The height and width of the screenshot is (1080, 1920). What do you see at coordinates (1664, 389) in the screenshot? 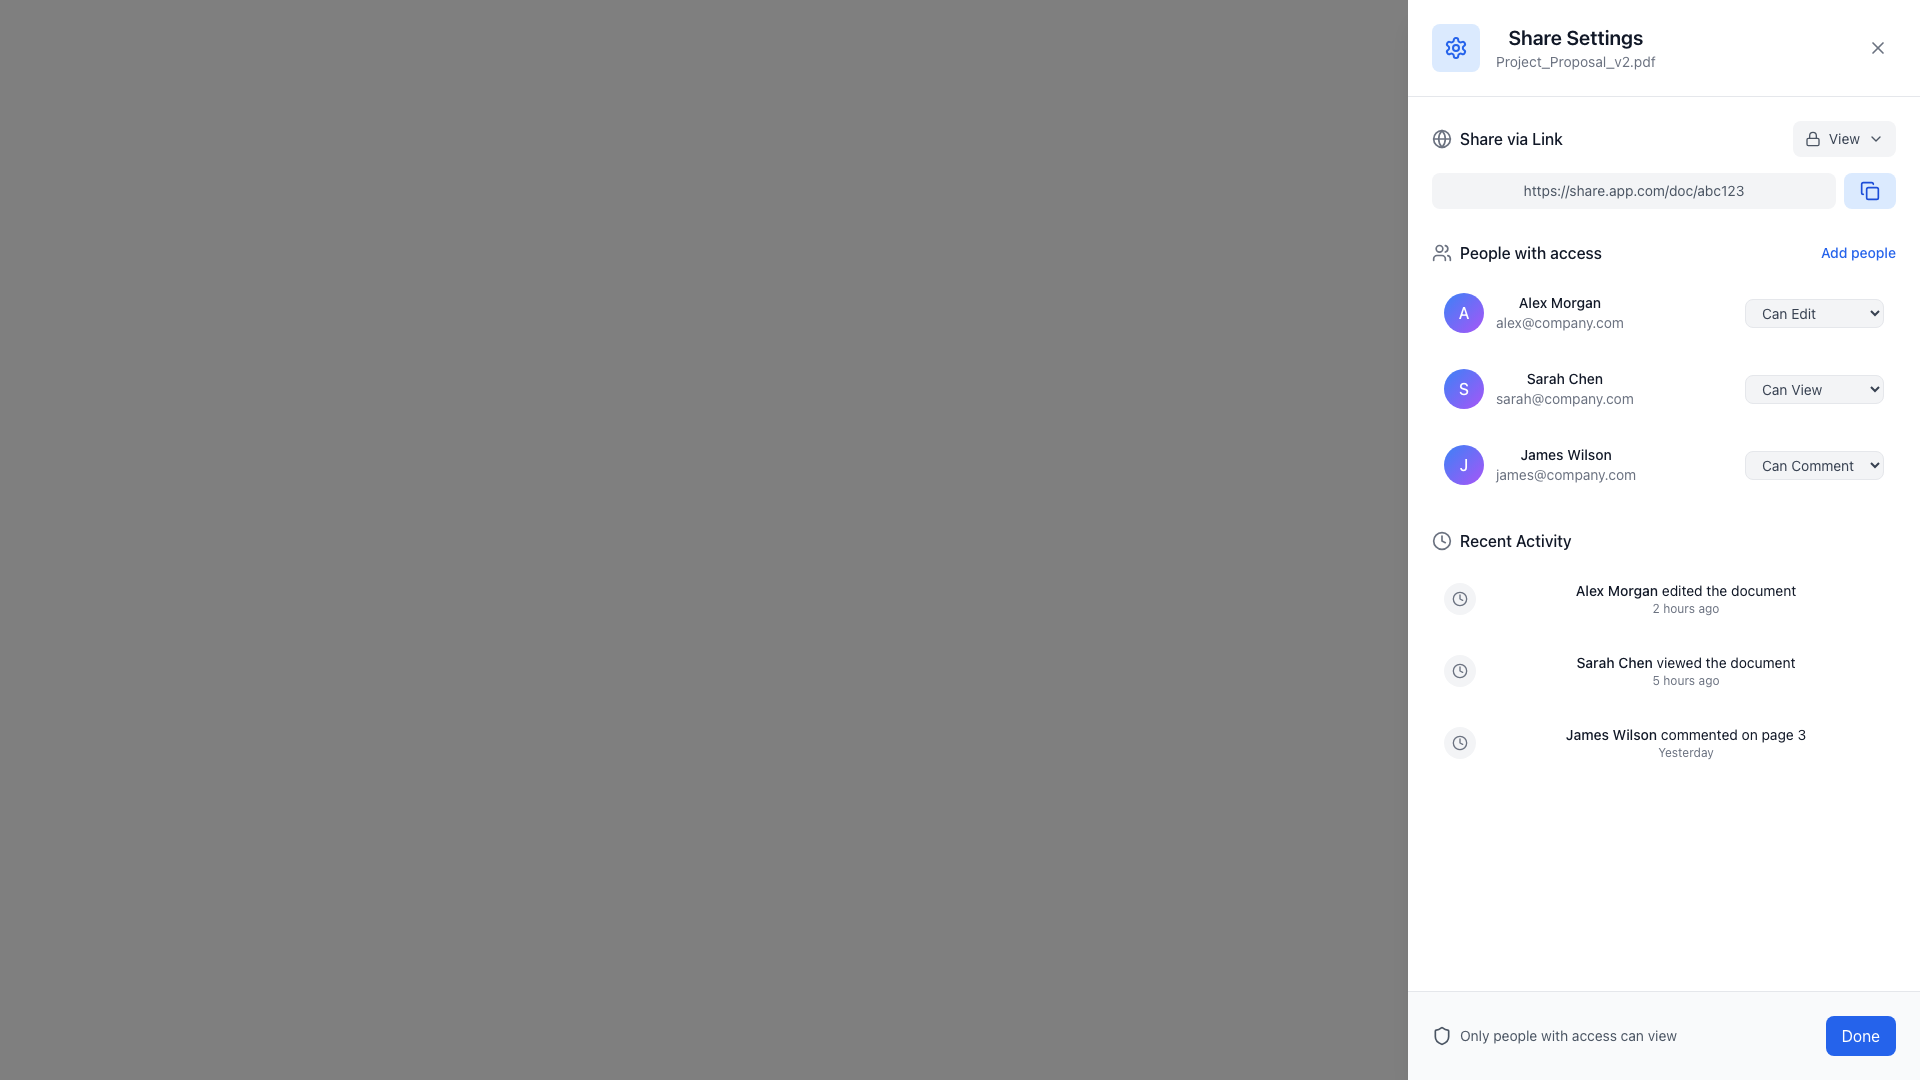
I see `the dropdown in the second user list entry for modifying access rights, located in the 'People with access' section, between 'Alex Morgan' and 'James Wilson'` at bounding box center [1664, 389].